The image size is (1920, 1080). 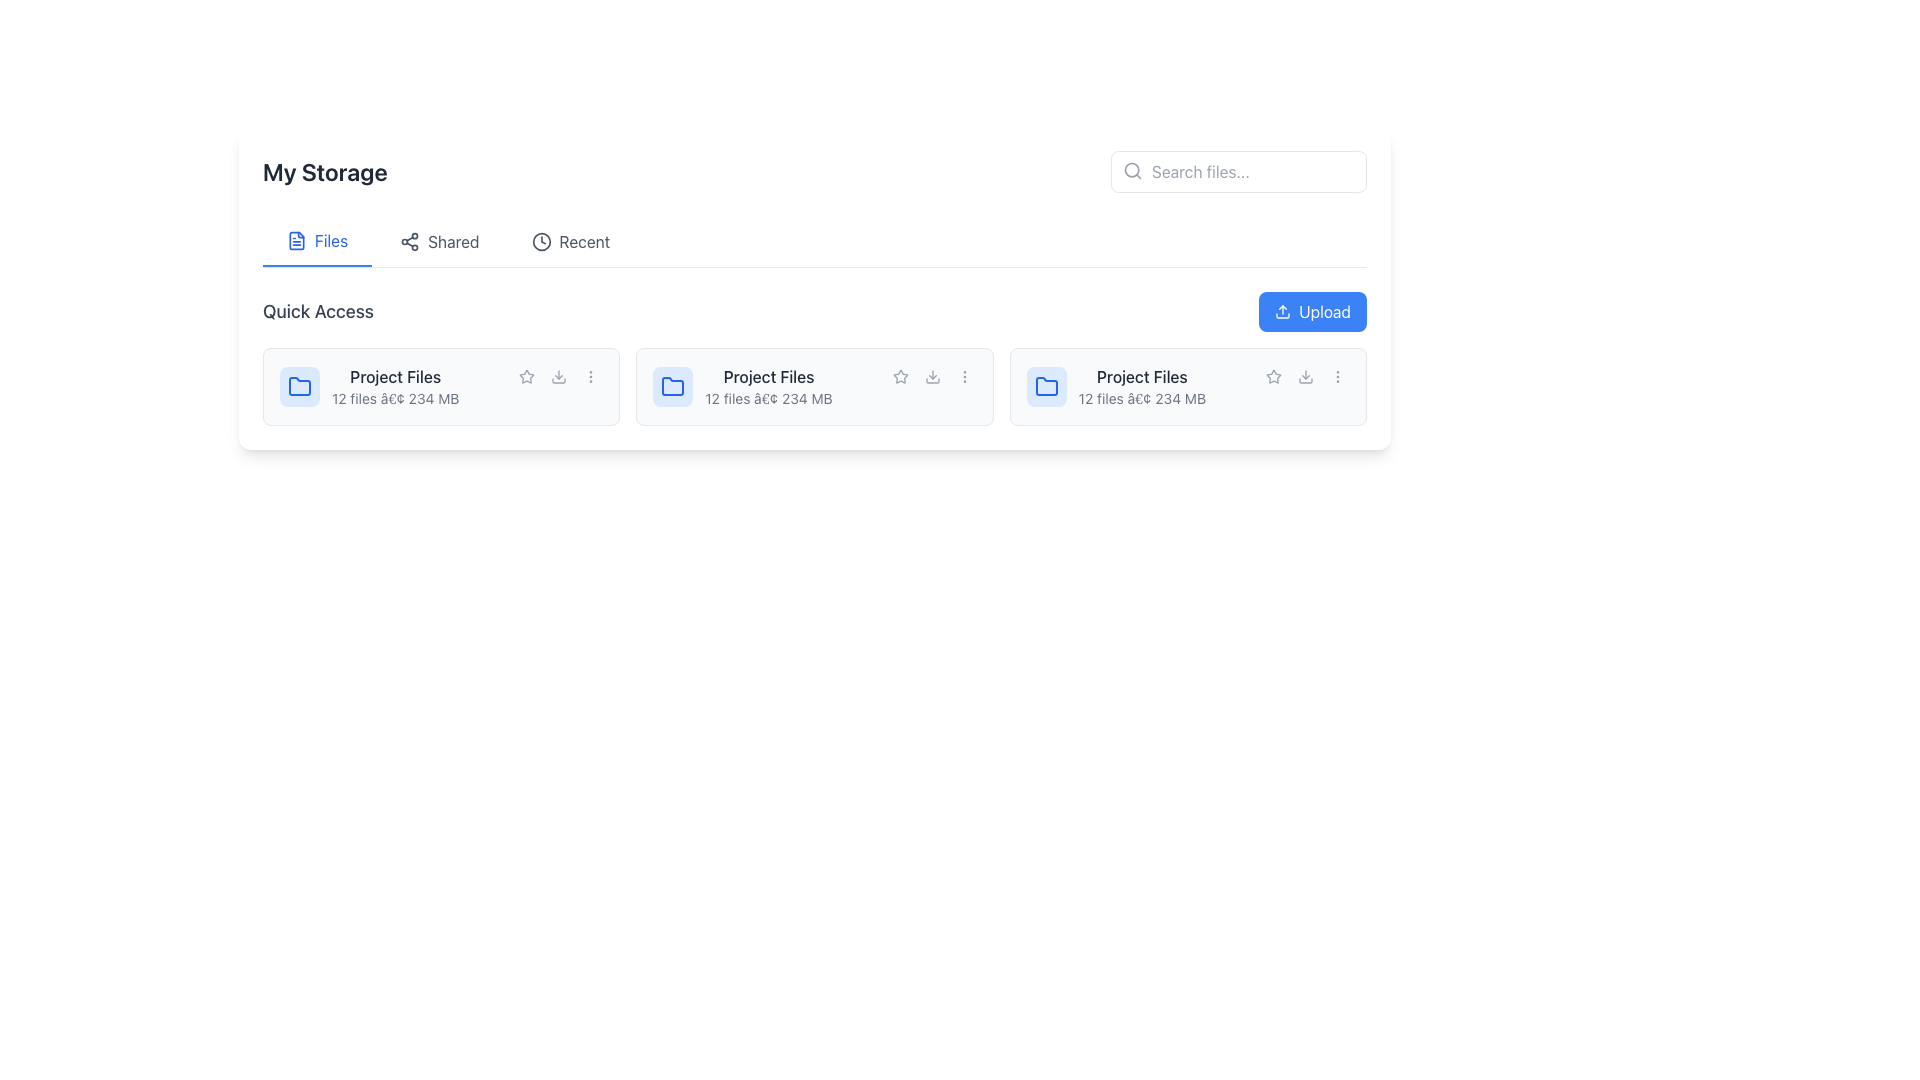 What do you see at coordinates (1142, 386) in the screenshot?
I see `the Static text element displaying the title 'Project Files' and subtitle '12 files • 234 MB', which is the third entry in a grid layout` at bounding box center [1142, 386].